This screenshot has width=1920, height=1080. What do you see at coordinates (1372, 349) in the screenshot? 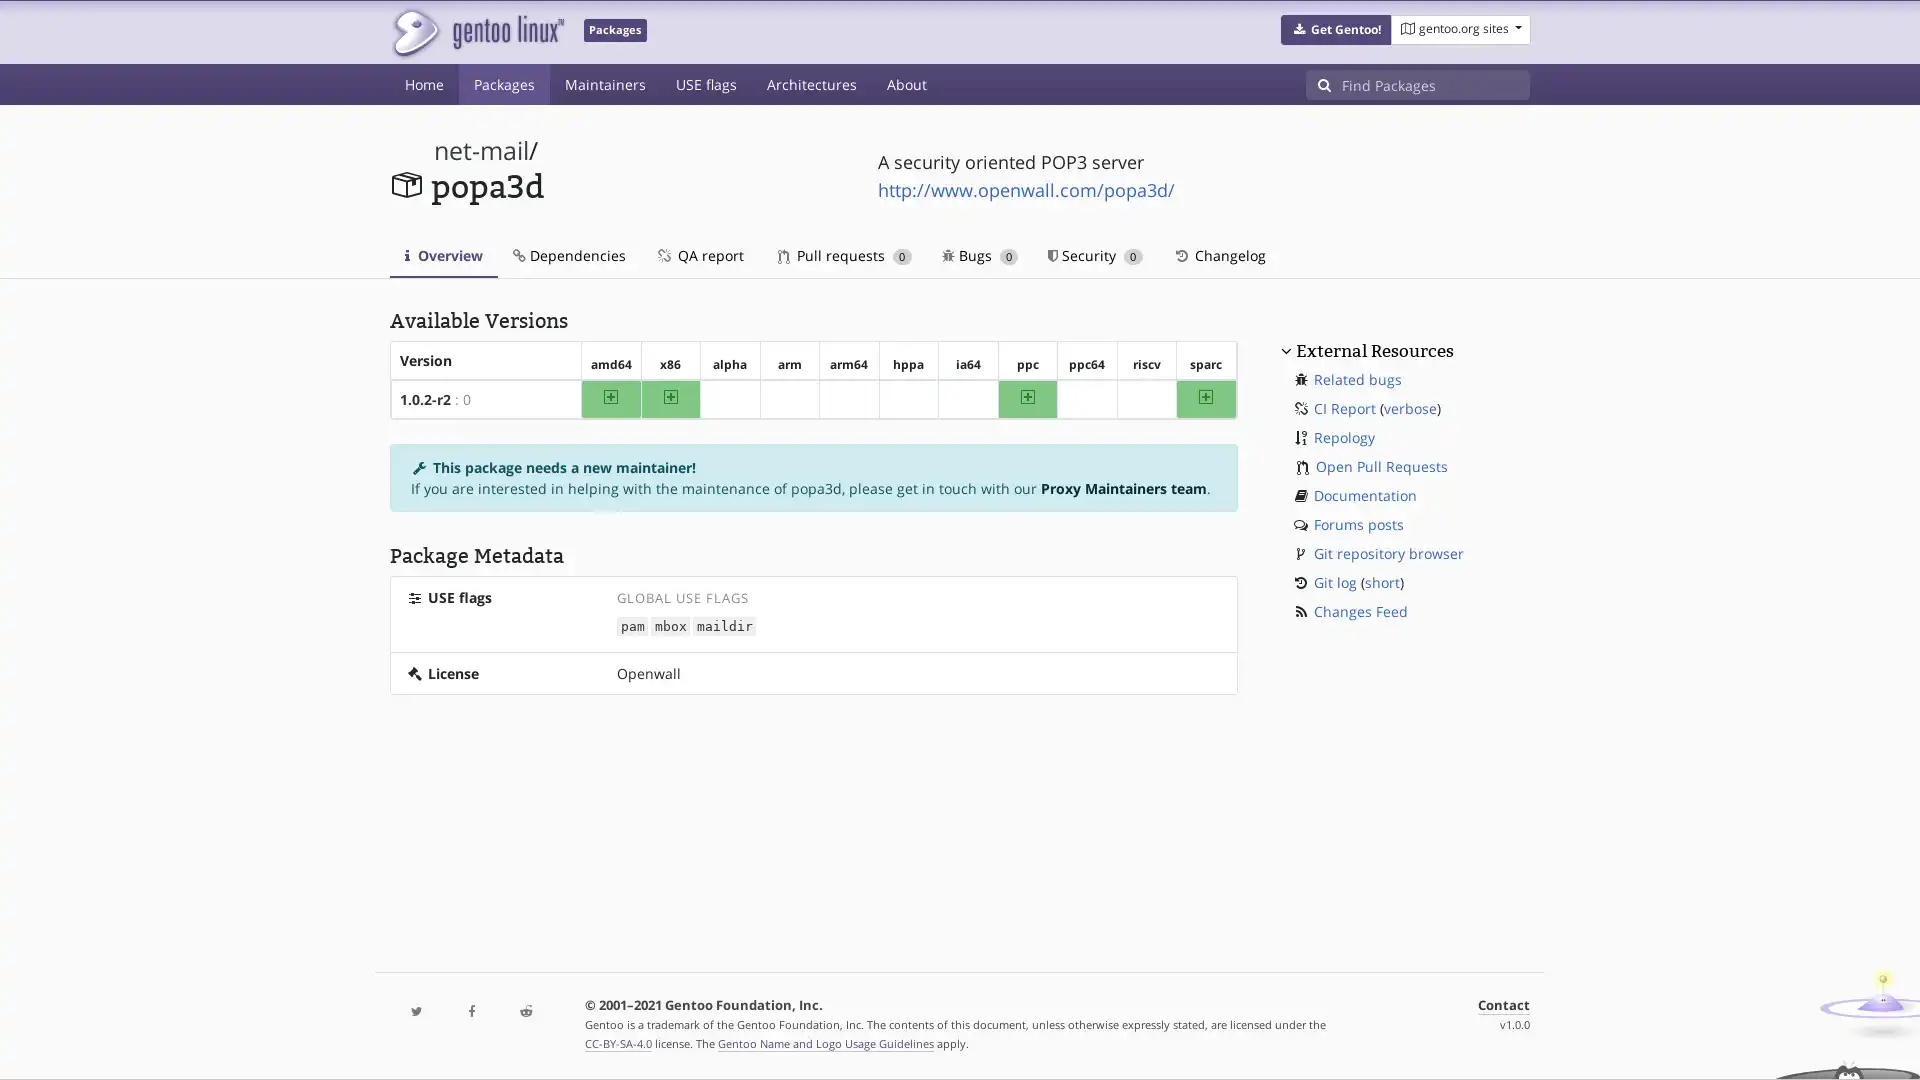
I see `External Resources` at bounding box center [1372, 349].